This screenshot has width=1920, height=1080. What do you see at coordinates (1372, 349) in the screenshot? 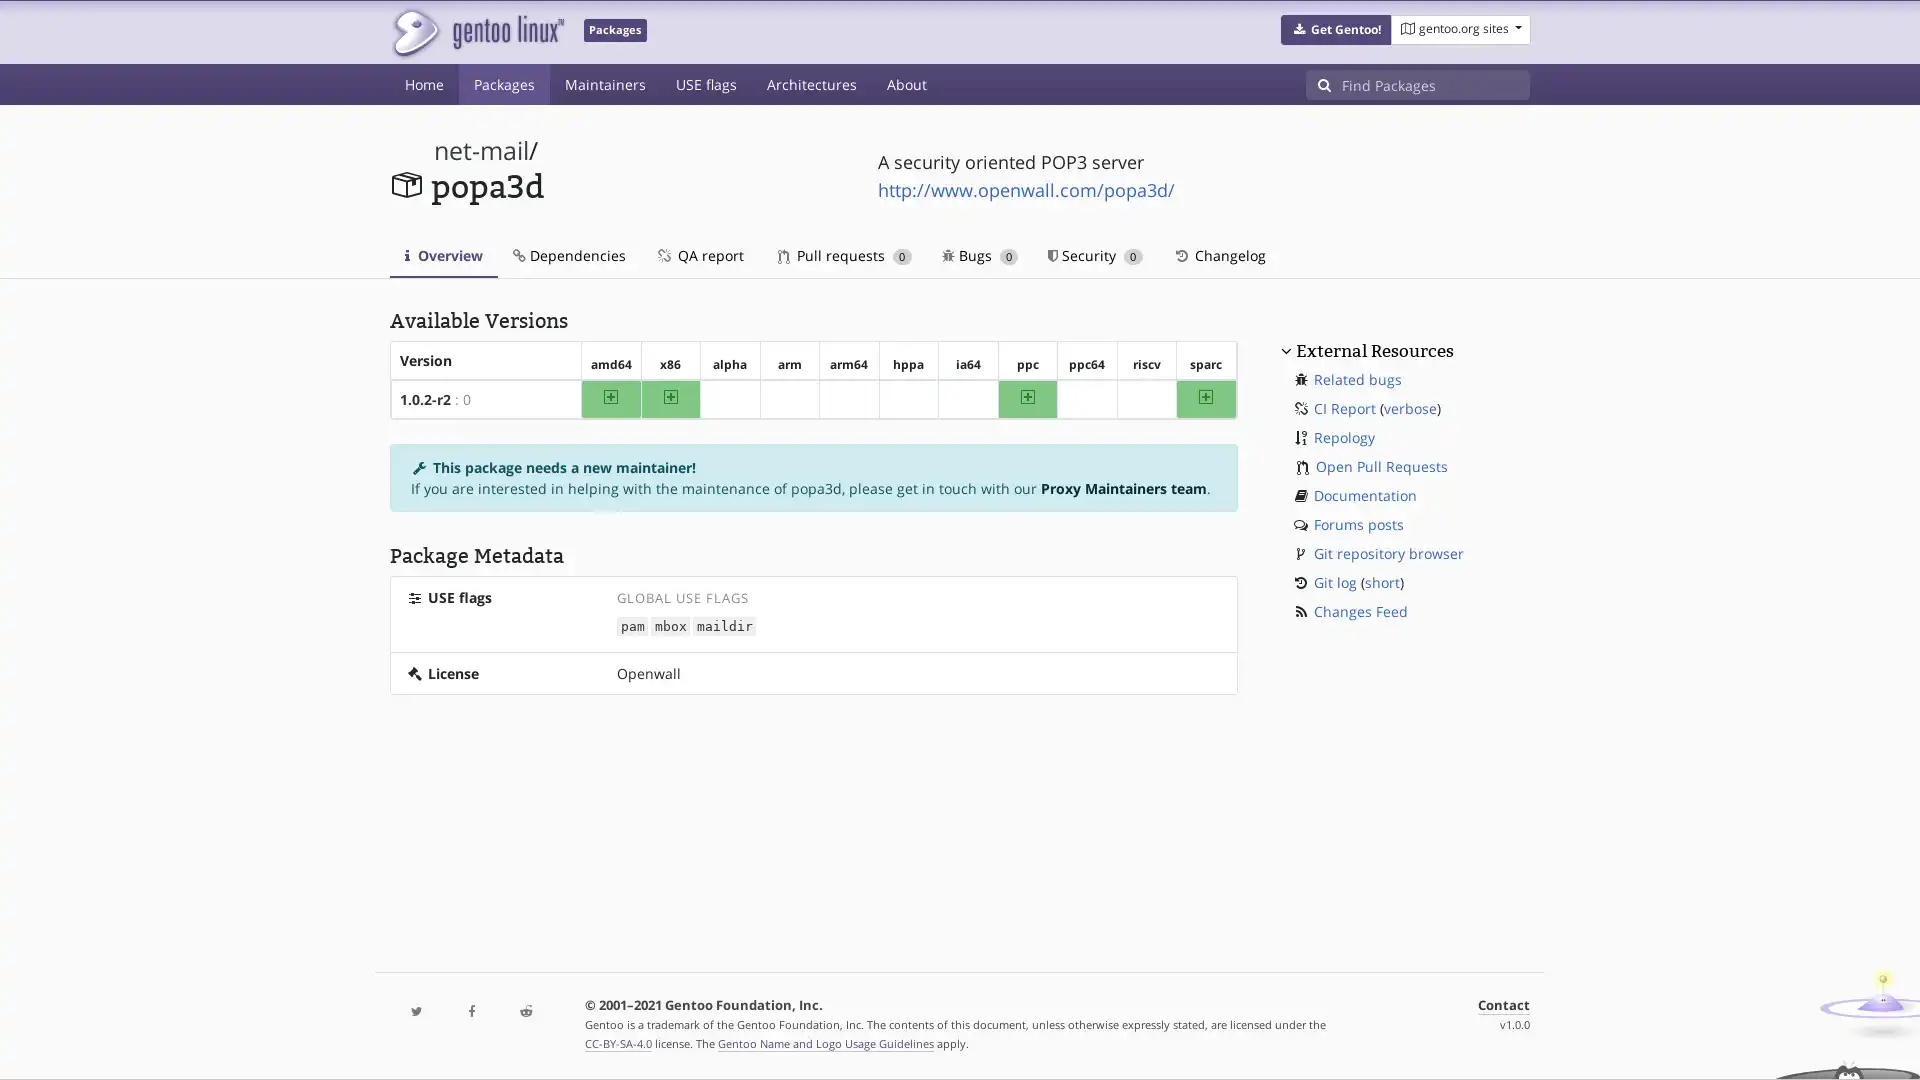
I see `External Resources` at bounding box center [1372, 349].